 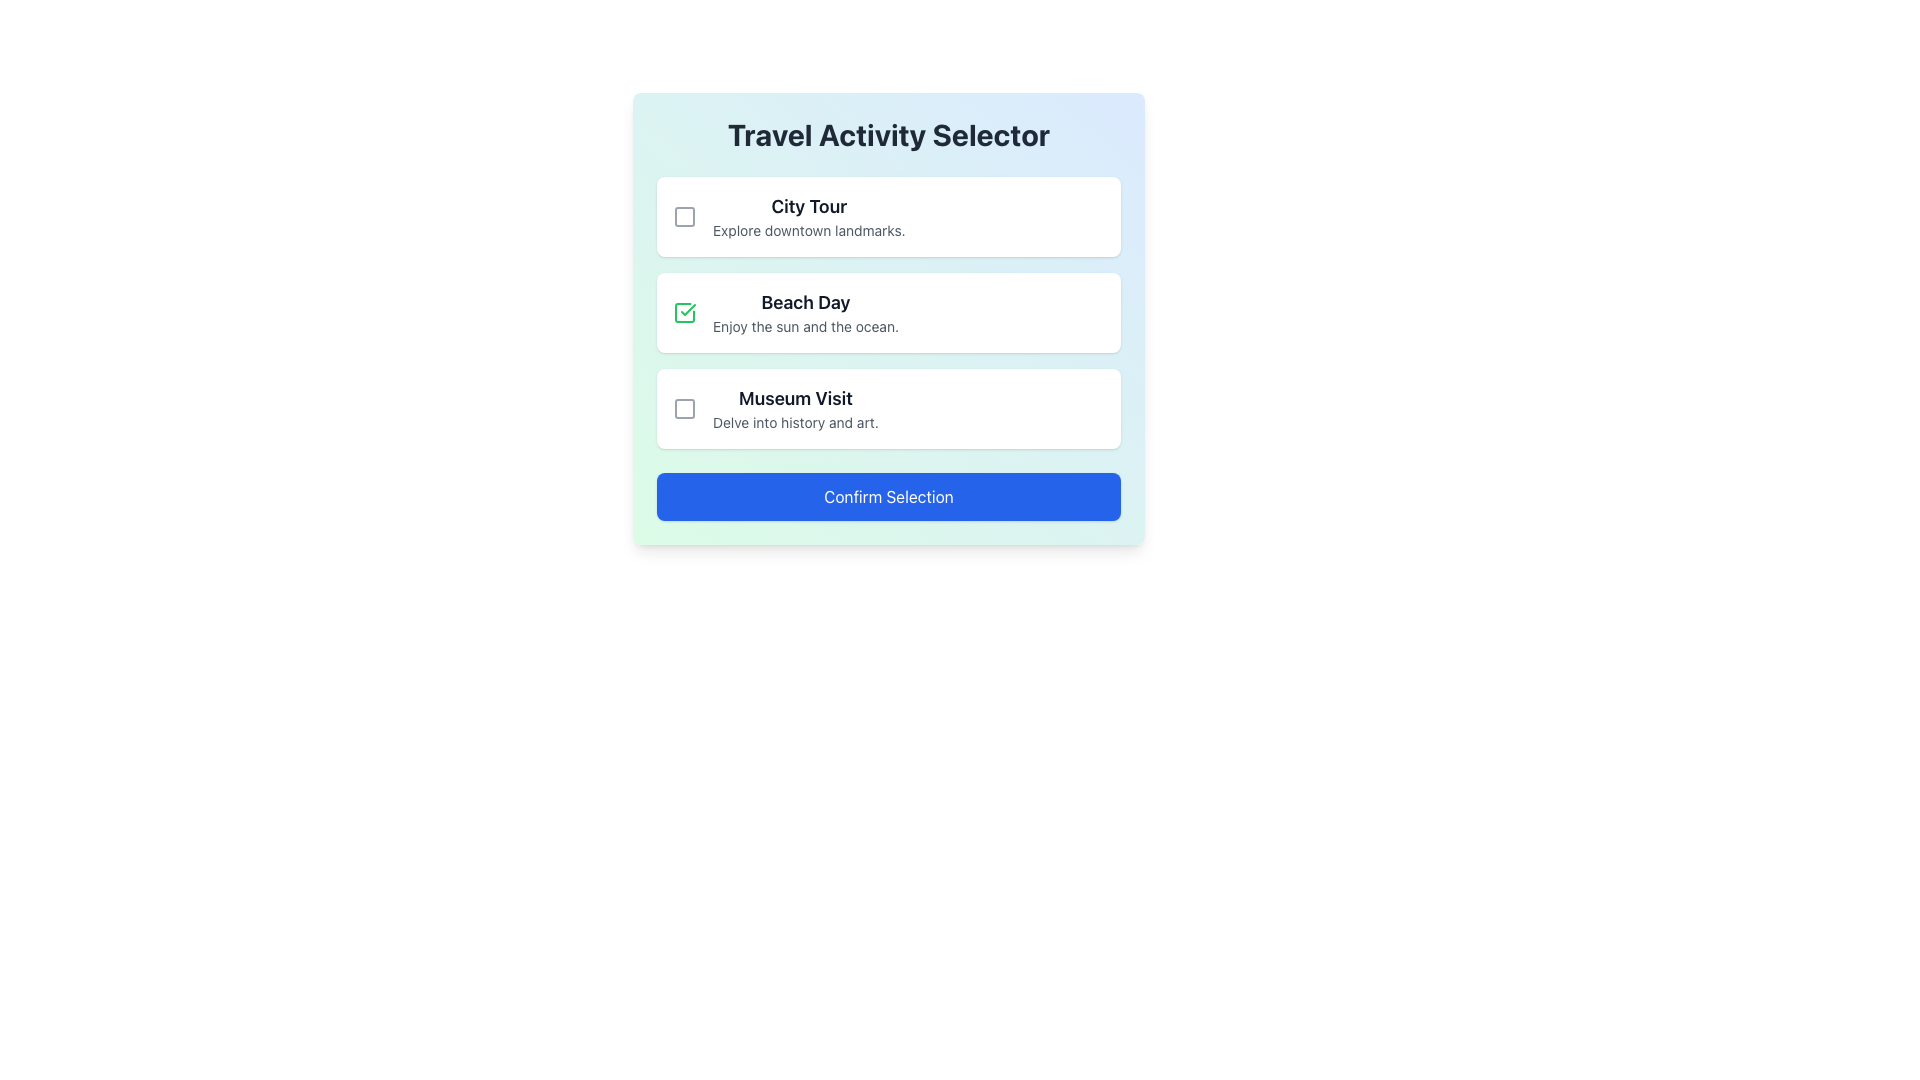 What do you see at coordinates (887, 496) in the screenshot?
I see `the confirmation button located at the bottom of the travel activities selection card` at bounding box center [887, 496].